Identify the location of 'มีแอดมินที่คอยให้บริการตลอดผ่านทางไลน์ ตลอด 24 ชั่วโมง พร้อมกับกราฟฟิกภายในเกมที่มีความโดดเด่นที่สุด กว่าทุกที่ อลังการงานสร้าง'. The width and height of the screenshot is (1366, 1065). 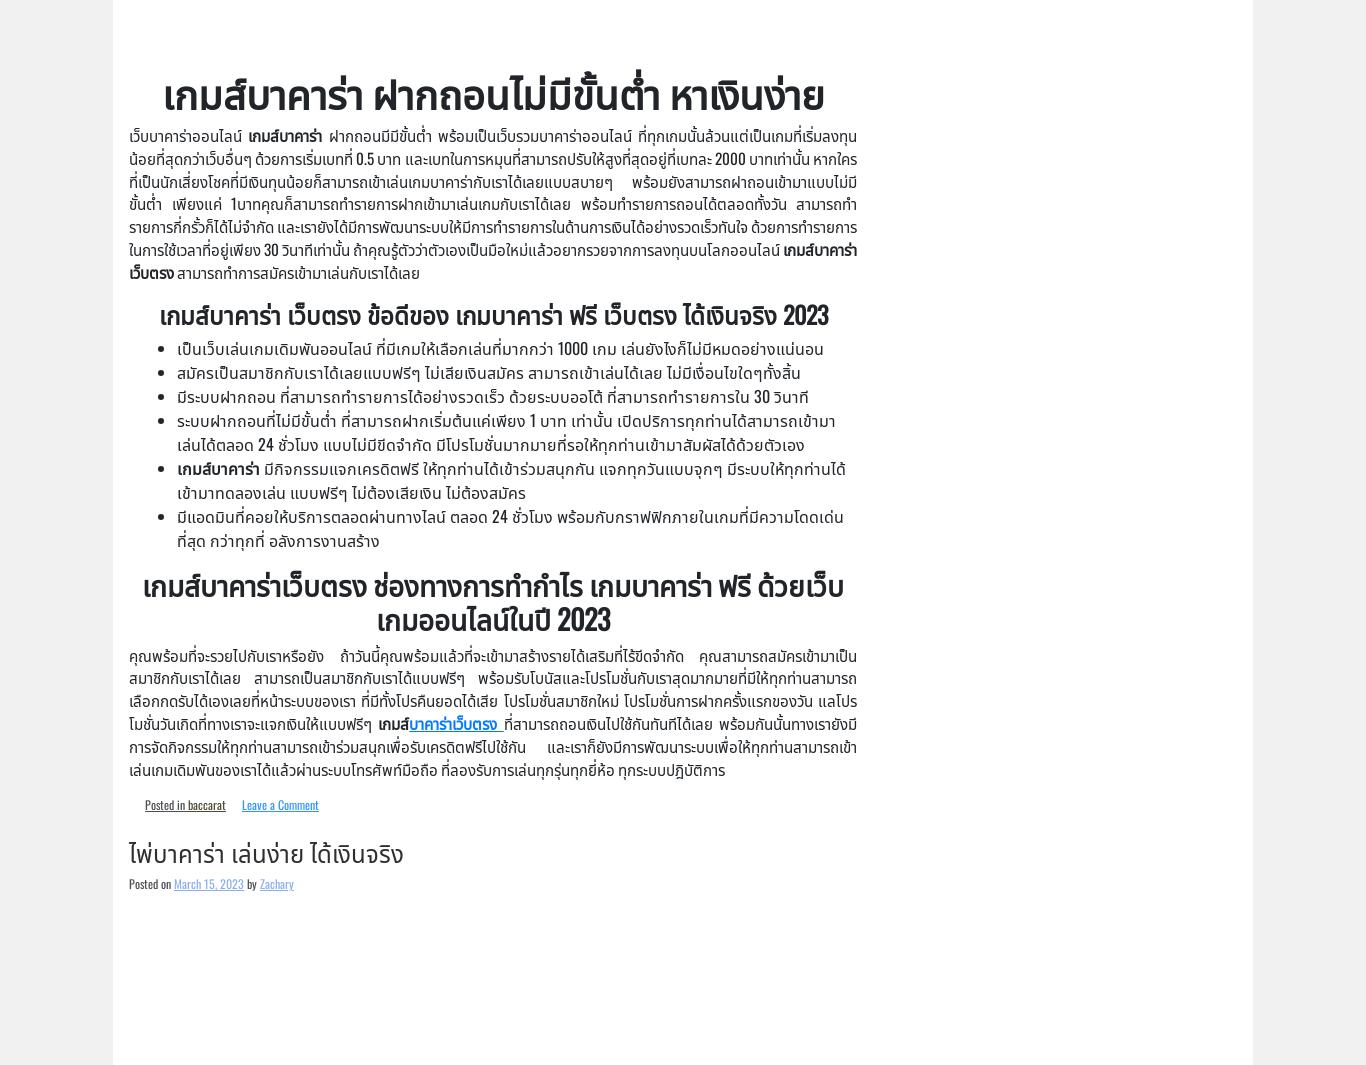
(510, 527).